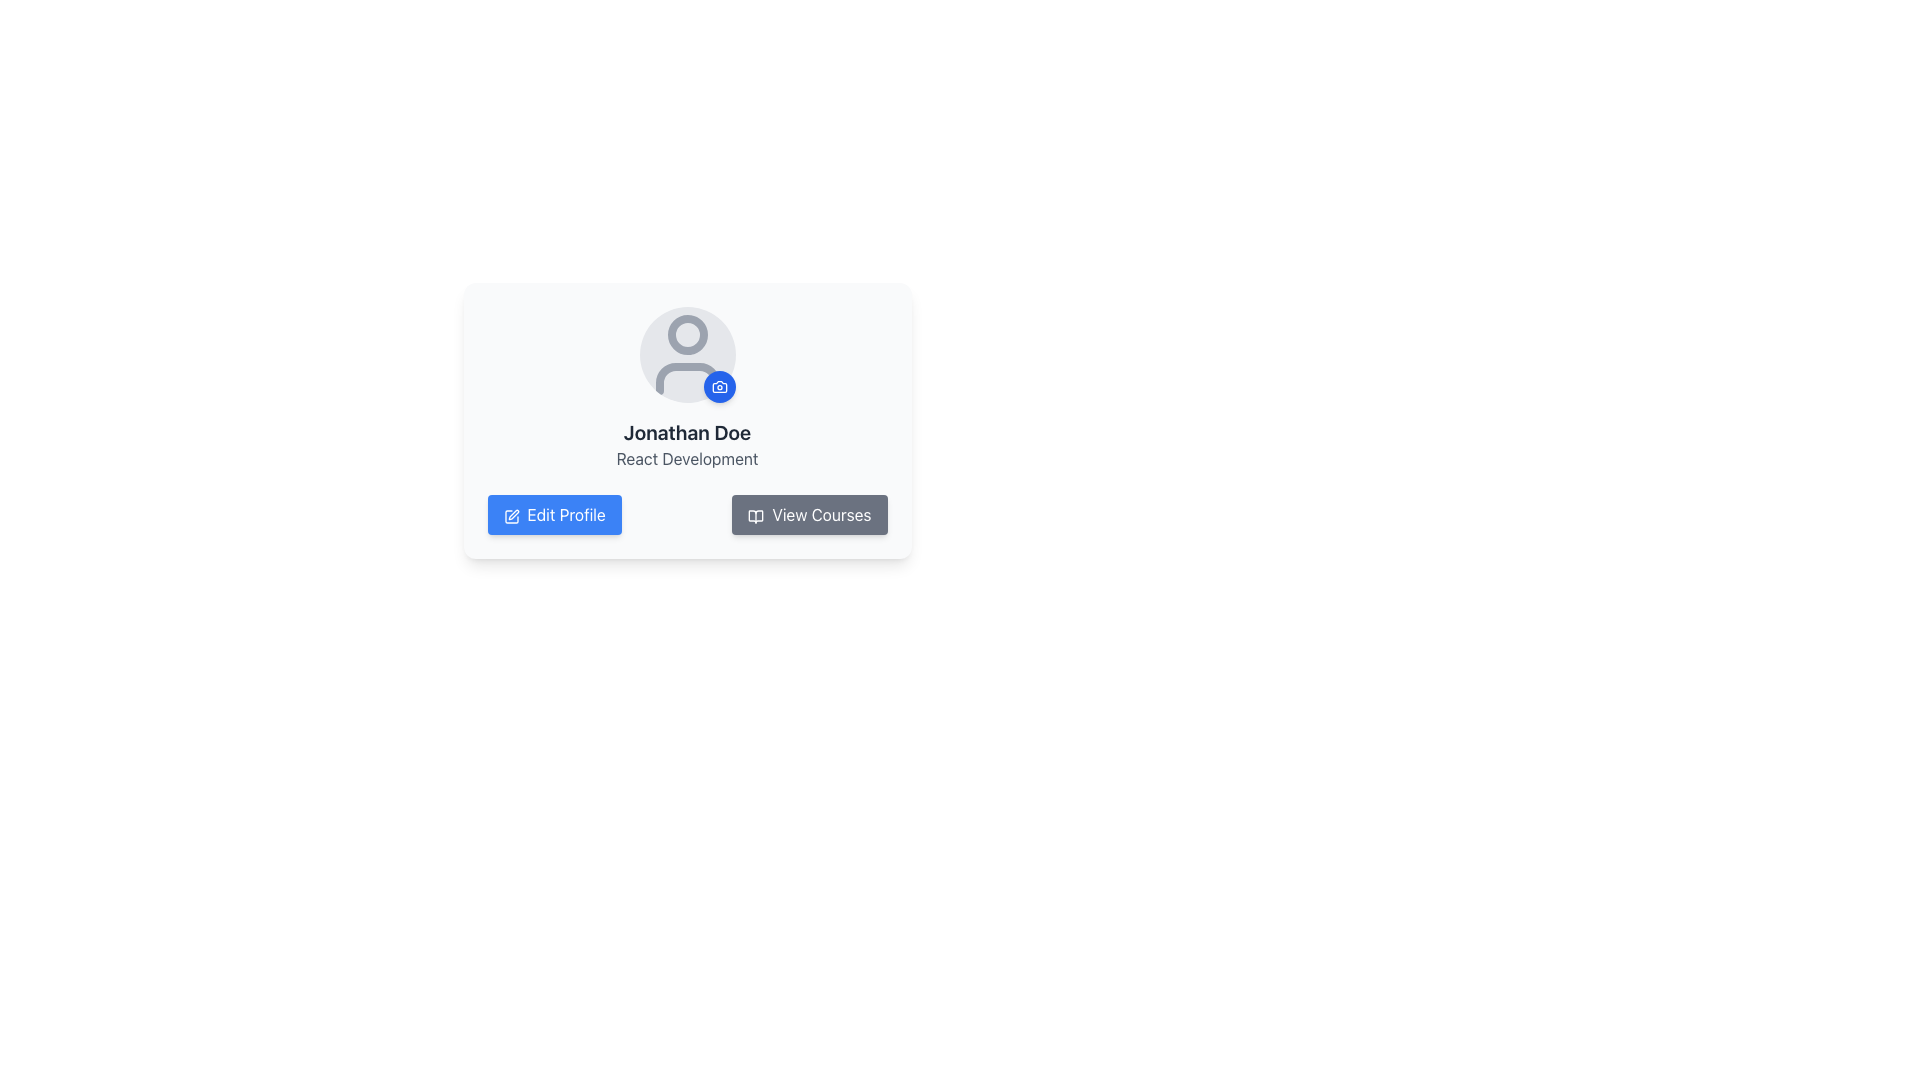  Describe the element at coordinates (687, 334) in the screenshot. I see `the circular graphical component located at the top-center of the user profile picture illustration` at that location.